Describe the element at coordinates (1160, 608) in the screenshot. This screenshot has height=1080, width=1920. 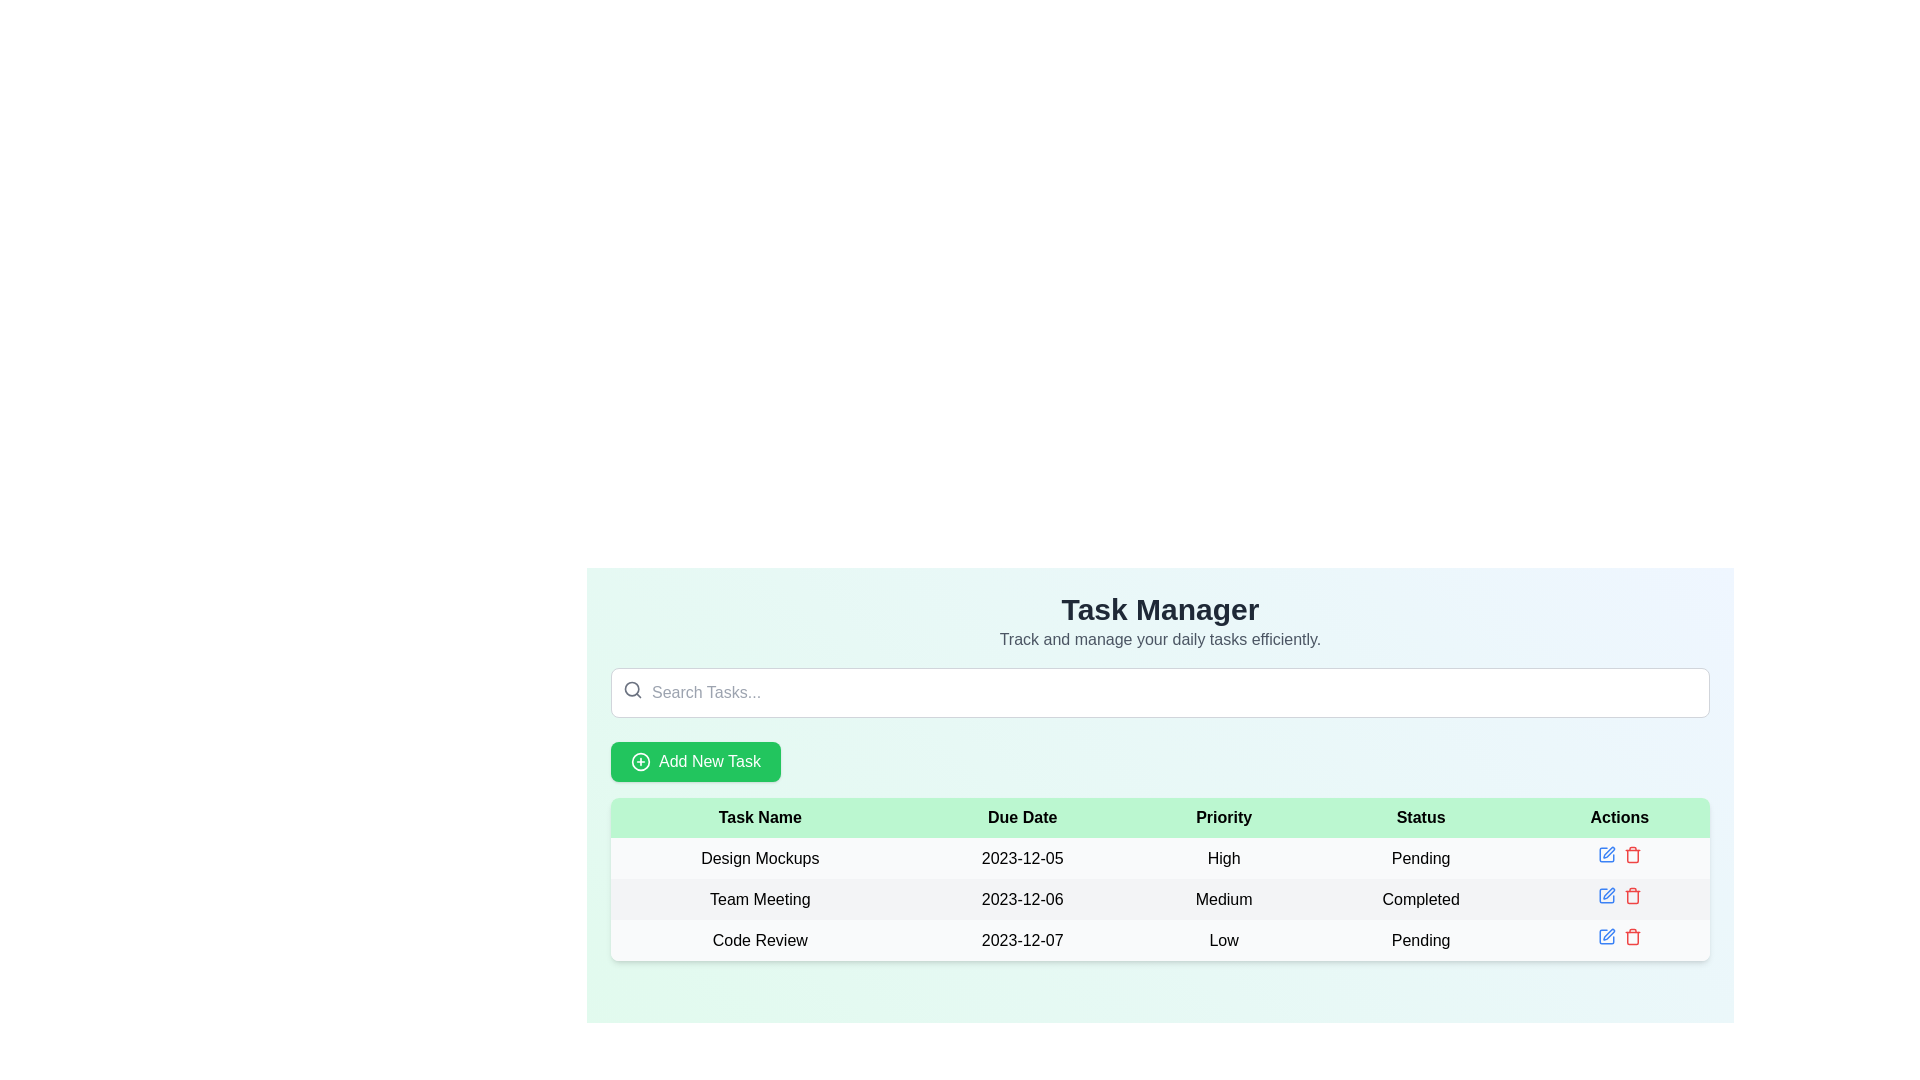
I see `Page Header / Title Text located at the top center of the interface, which indicates the primary purpose of managing tasks` at that location.